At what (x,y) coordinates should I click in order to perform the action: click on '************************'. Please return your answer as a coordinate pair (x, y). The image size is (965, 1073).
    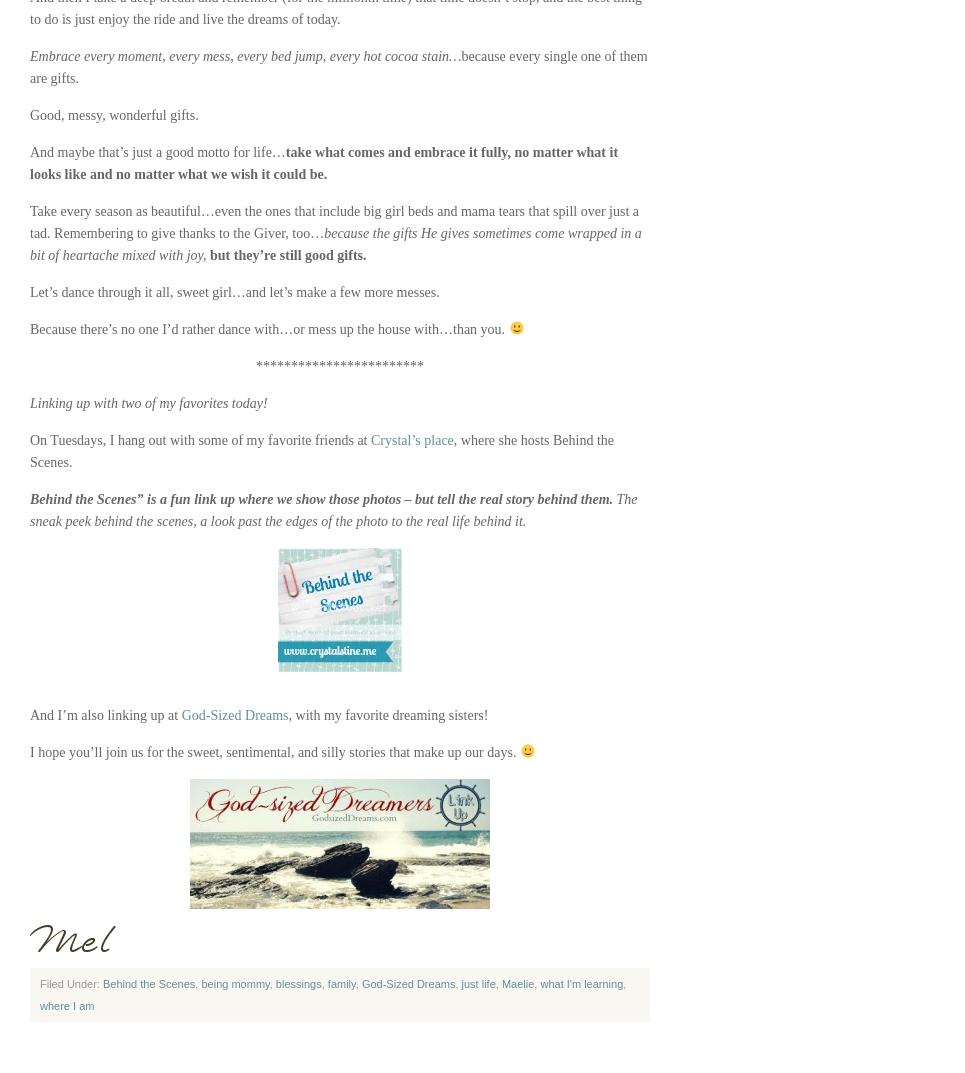
    Looking at the image, I should click on (339, 365).